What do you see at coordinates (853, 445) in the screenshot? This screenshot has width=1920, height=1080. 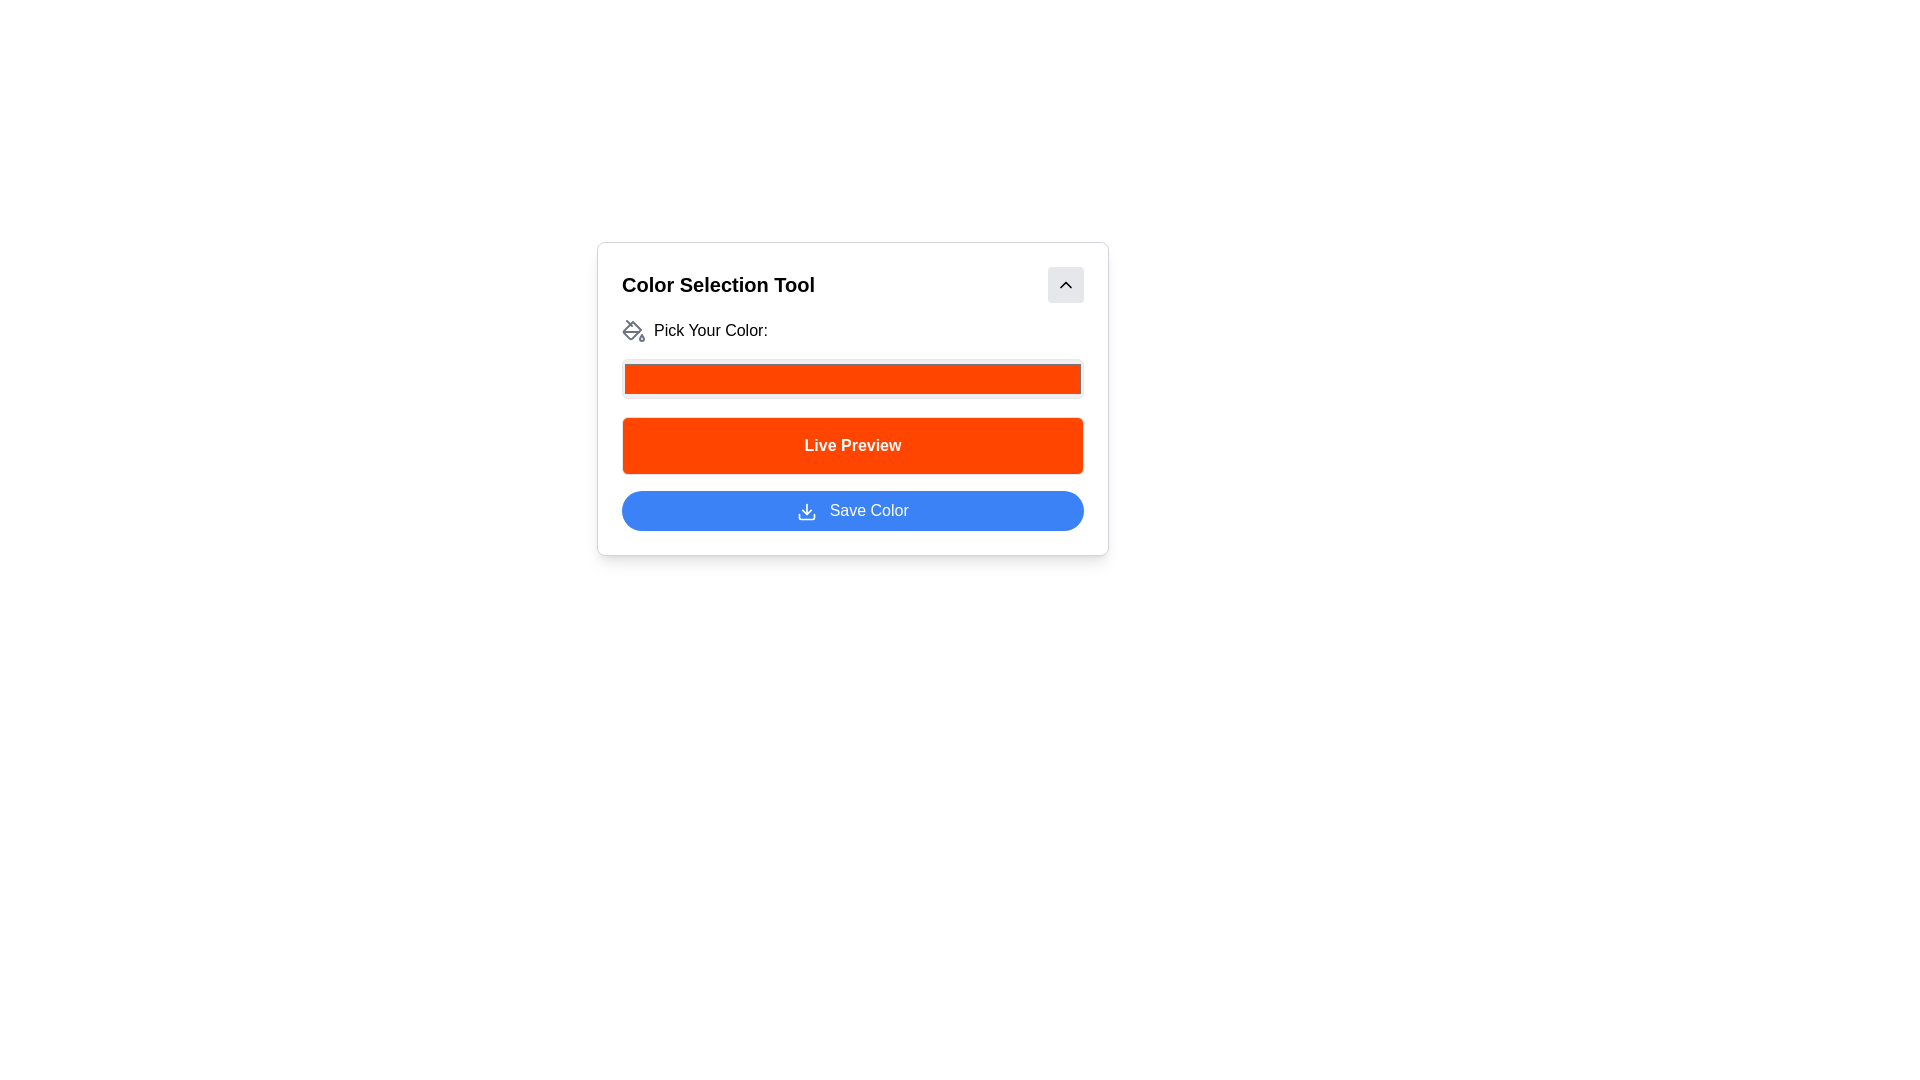 I see `the 'Live Preview' text label, which is bold and white, centered within a vivid orange rectangle, positioned below another orange rectangle and above the blue 'Save Color' button` at bounding box center [853, 445].